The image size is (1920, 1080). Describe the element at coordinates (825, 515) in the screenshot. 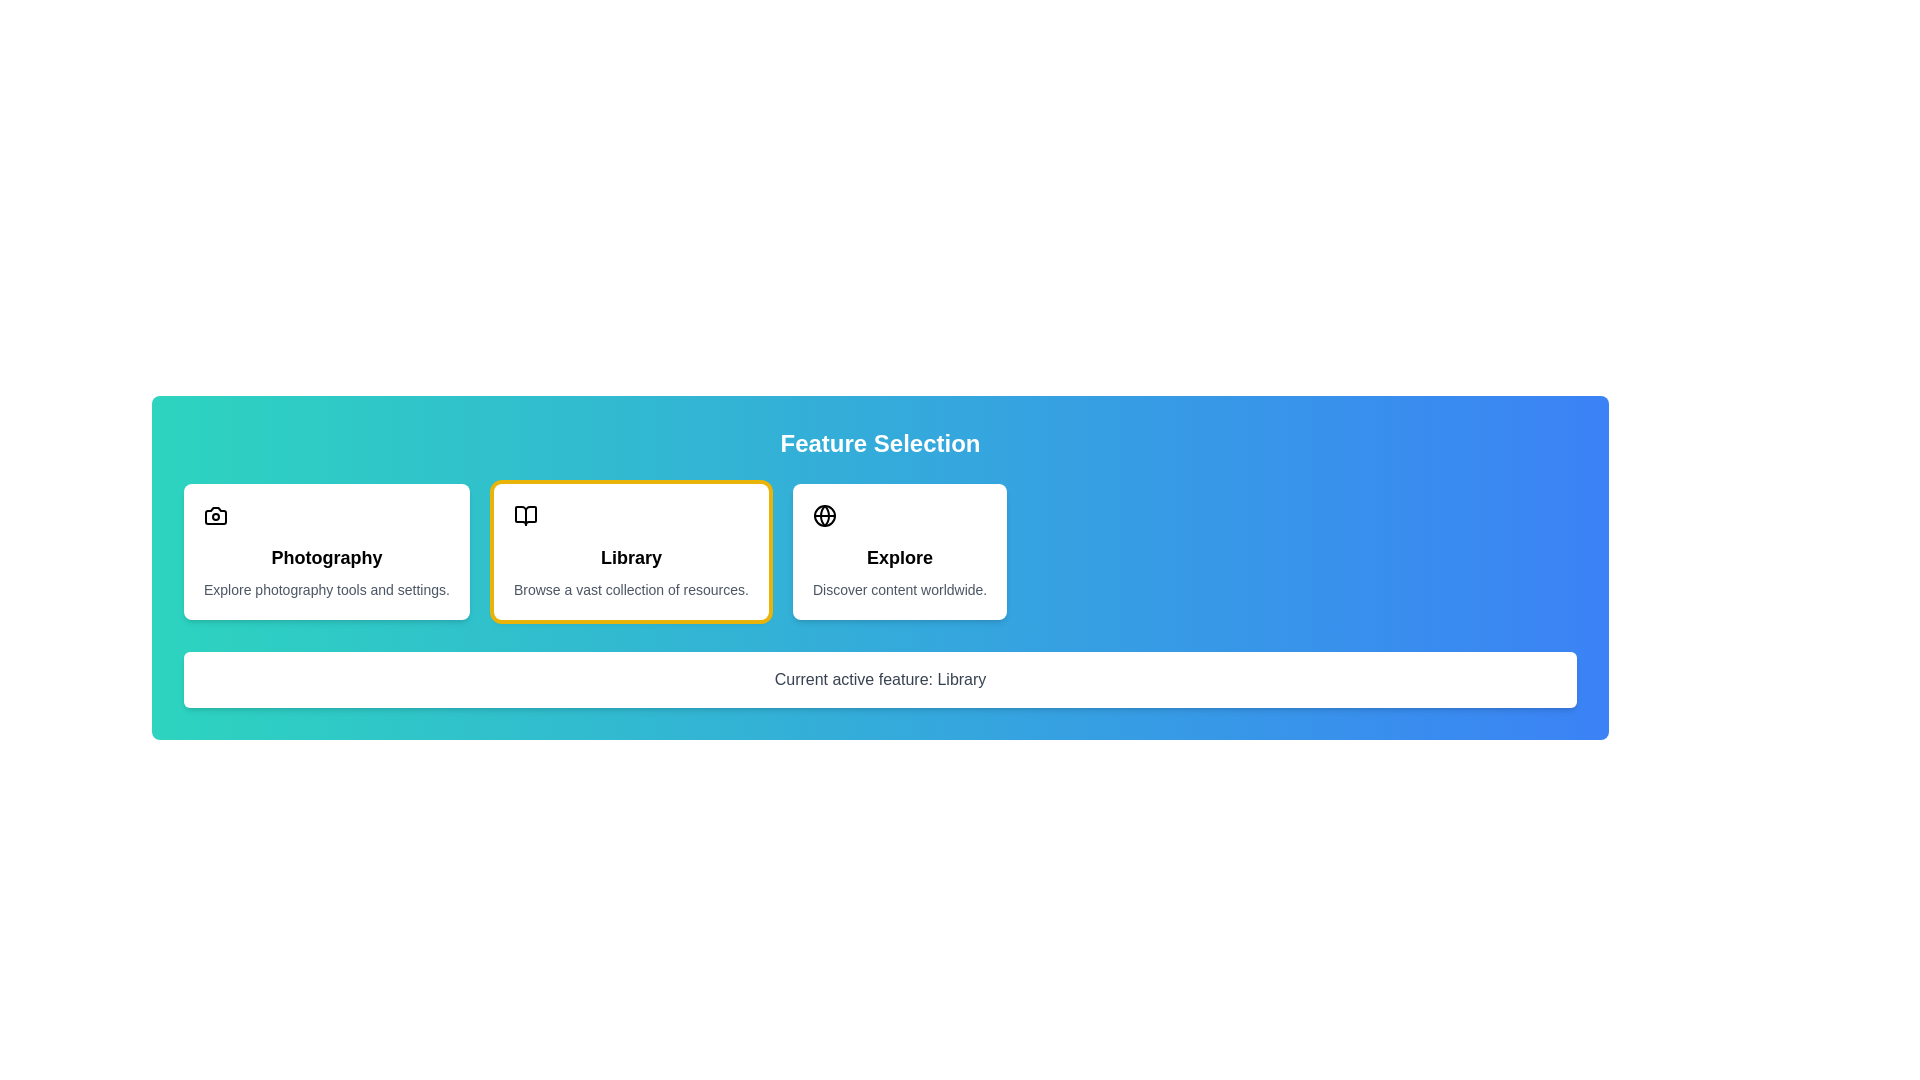

I see `the circular SVG graphic element that is centrally located within the graphical globe icon, which is situated above the 'Photography' option in the feature selection interface` at that location.